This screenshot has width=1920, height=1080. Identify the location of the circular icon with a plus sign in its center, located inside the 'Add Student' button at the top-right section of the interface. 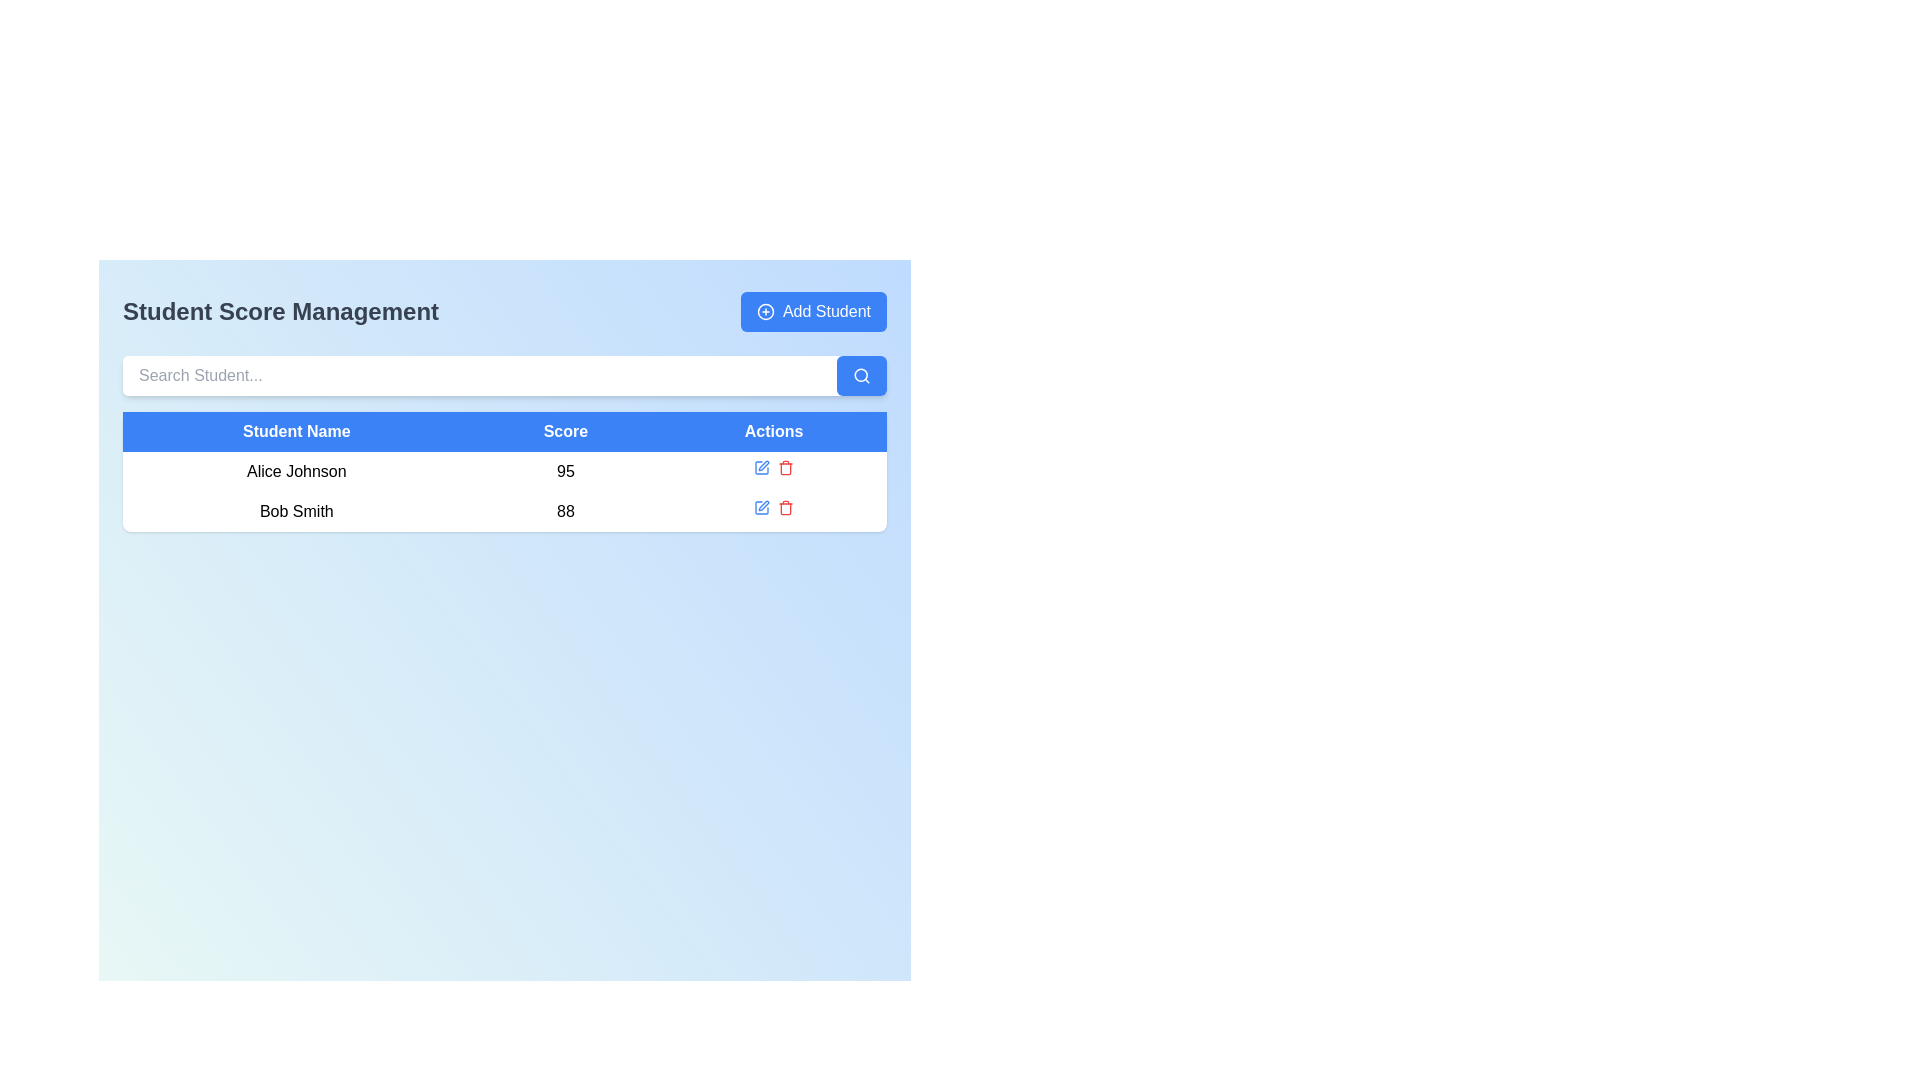
(764, 312).